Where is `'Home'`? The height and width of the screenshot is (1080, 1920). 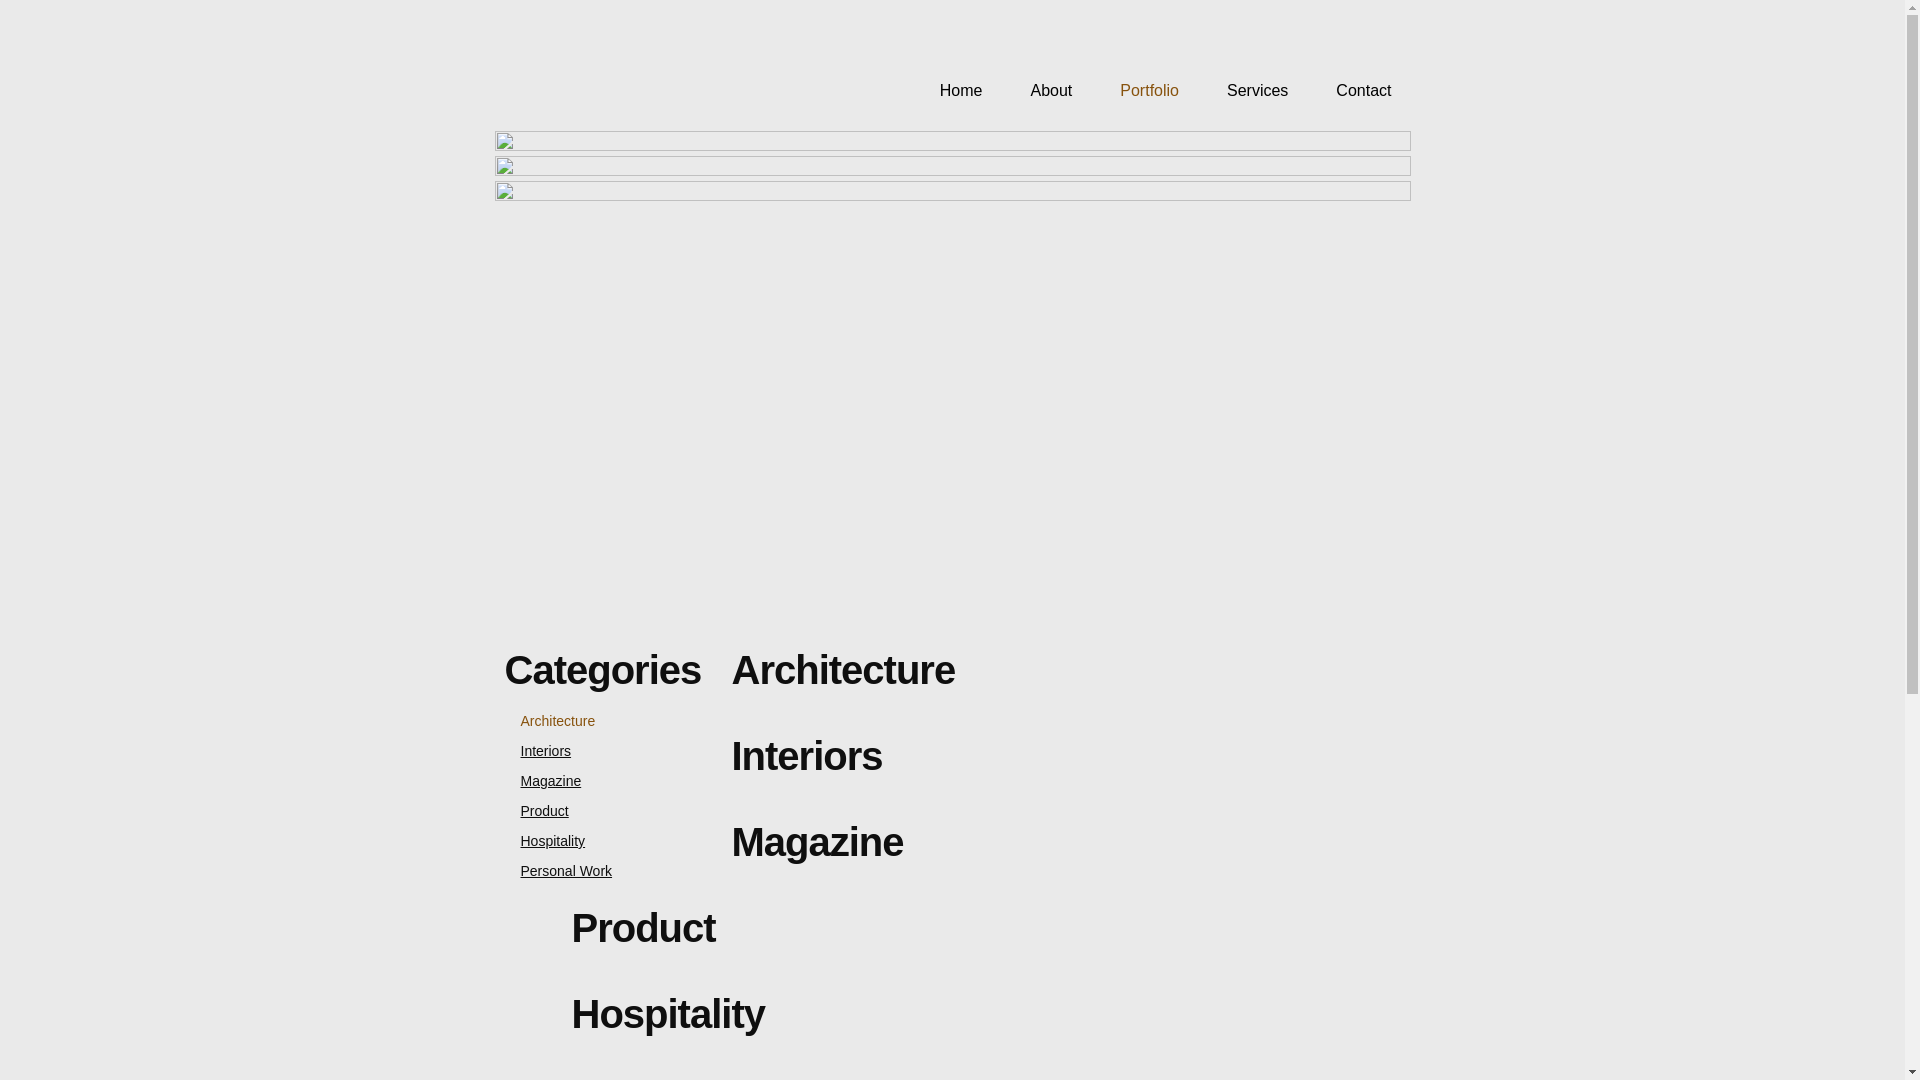 'Home' is located at coordinates (950, 91).